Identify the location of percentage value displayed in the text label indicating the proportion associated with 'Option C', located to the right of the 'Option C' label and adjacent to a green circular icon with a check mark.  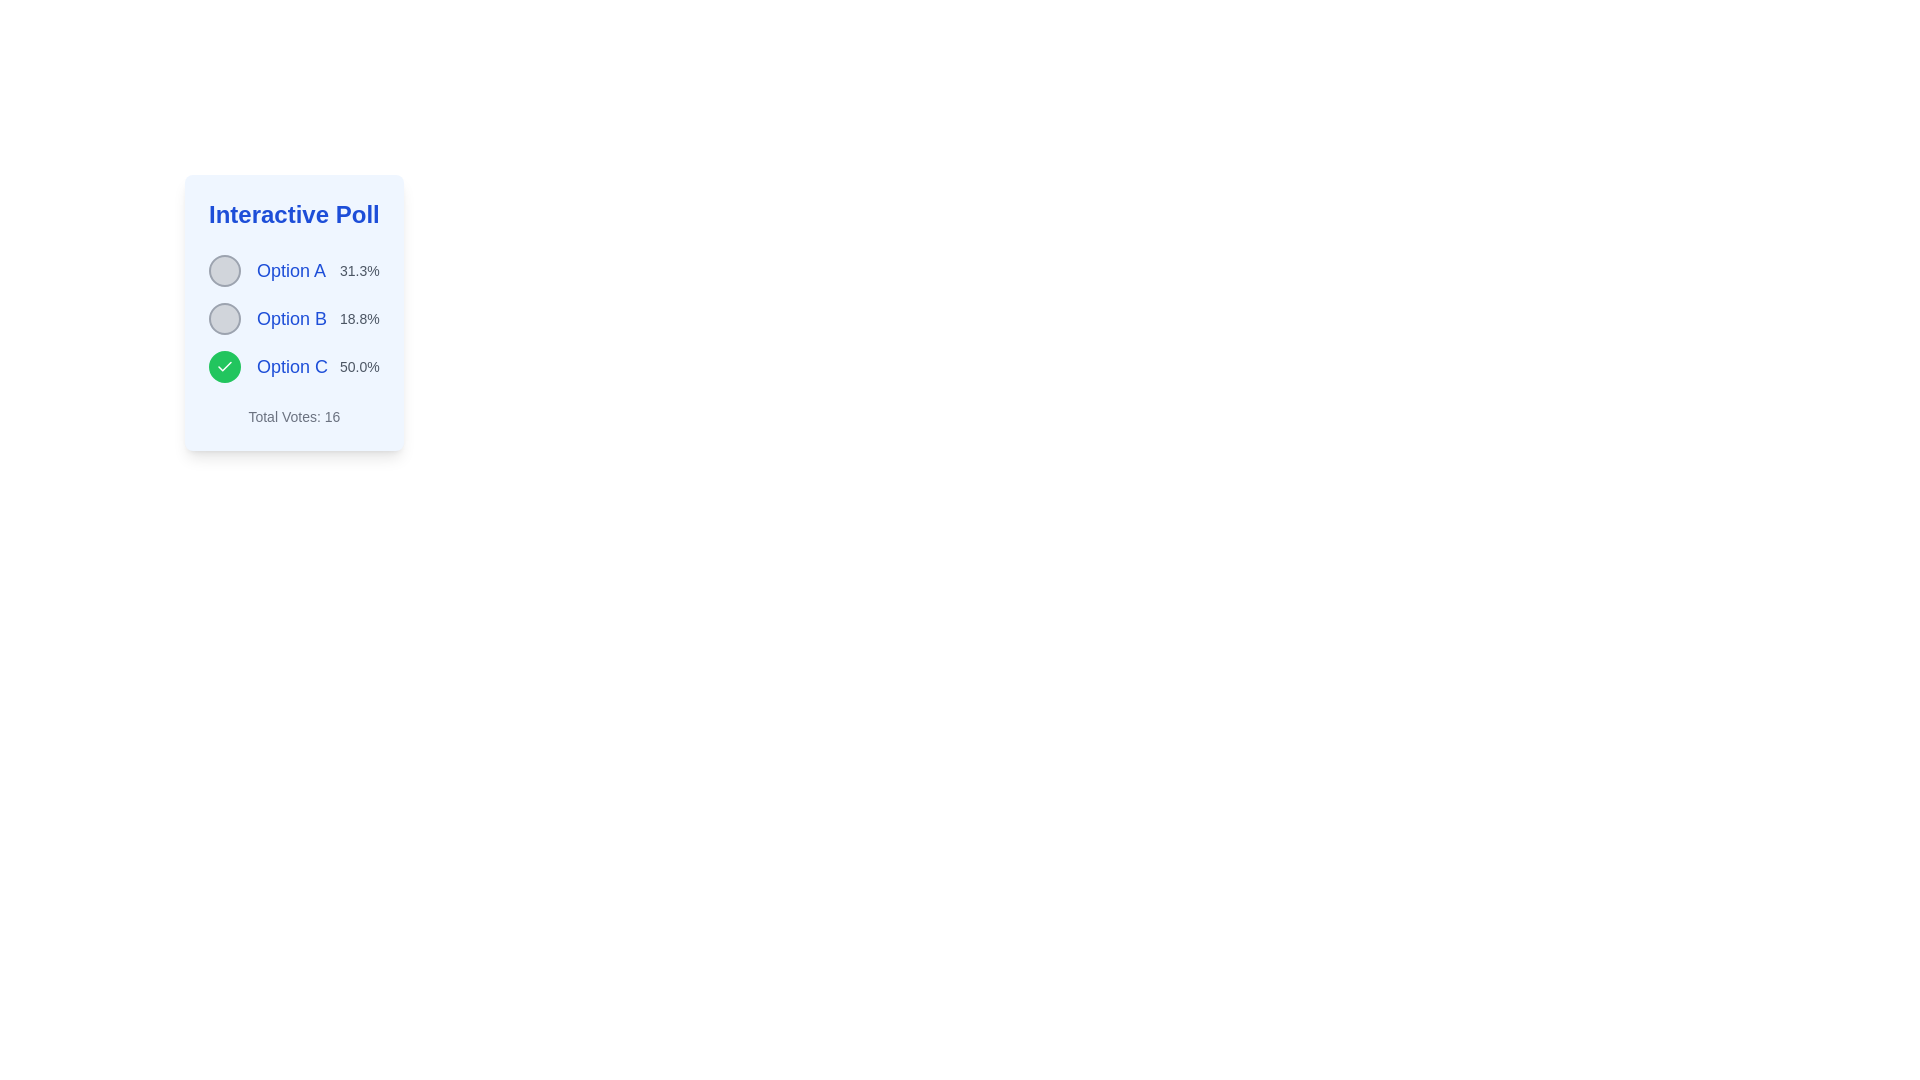
(359, 366).